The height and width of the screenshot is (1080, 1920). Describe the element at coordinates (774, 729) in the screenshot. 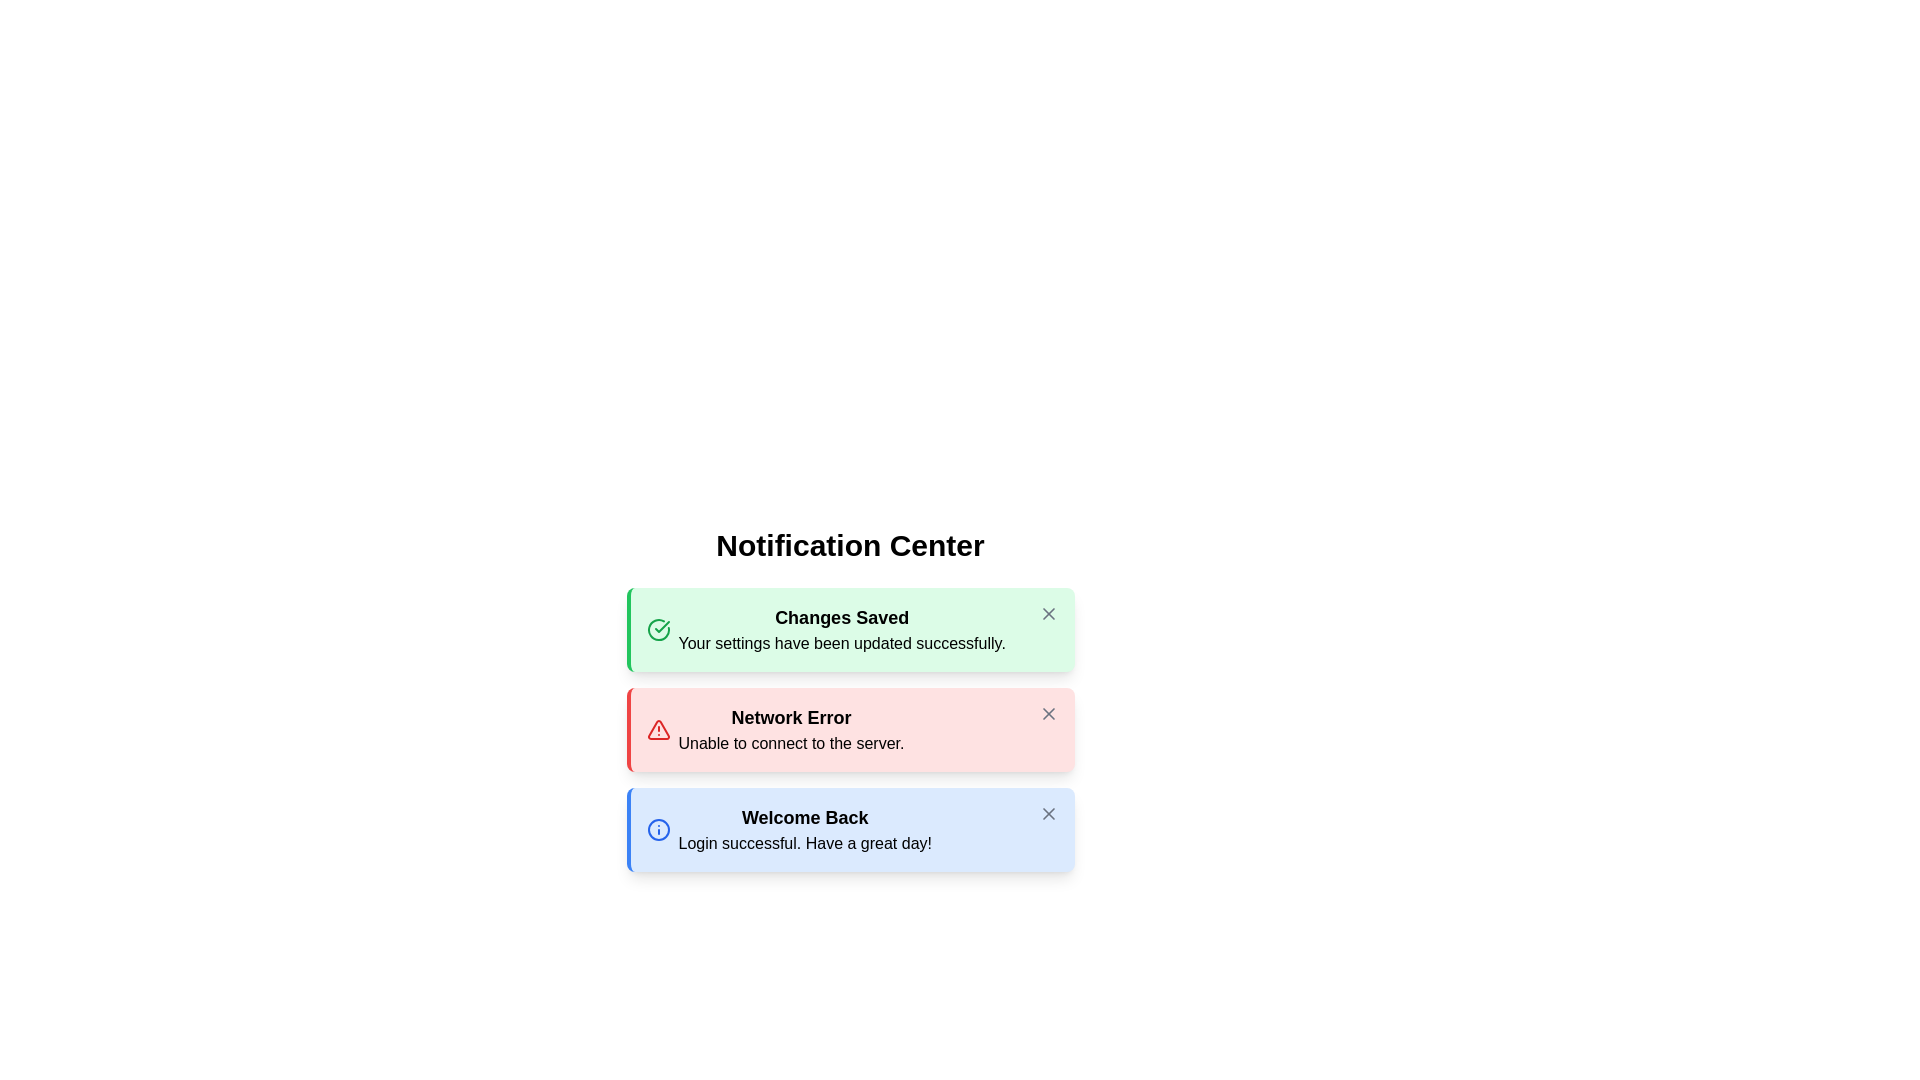

I see `the Notification alert box displaying the error message 'Network Error' to adjust settings or troubleshoot based on the message` at that location.